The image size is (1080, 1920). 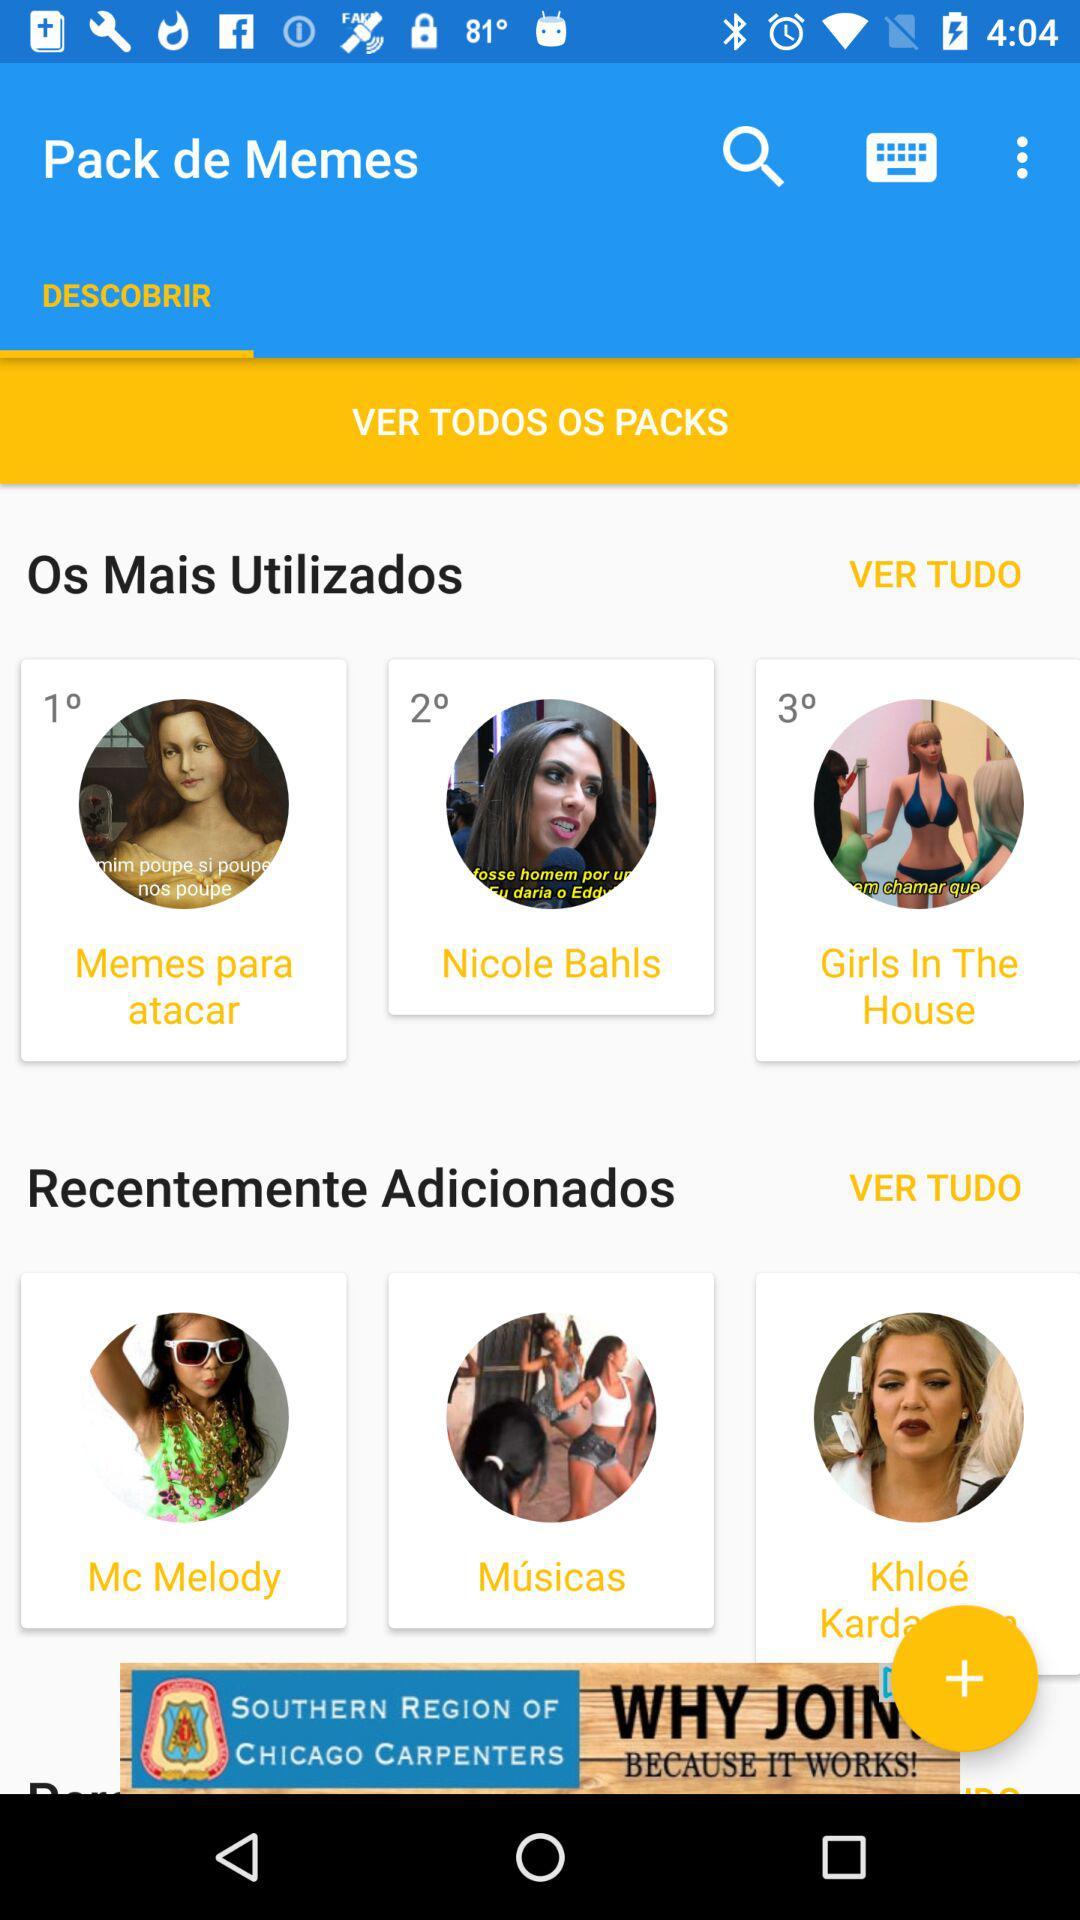 I want to click on advertisement to join chicago carpenters, so click(x=540, y=1727).